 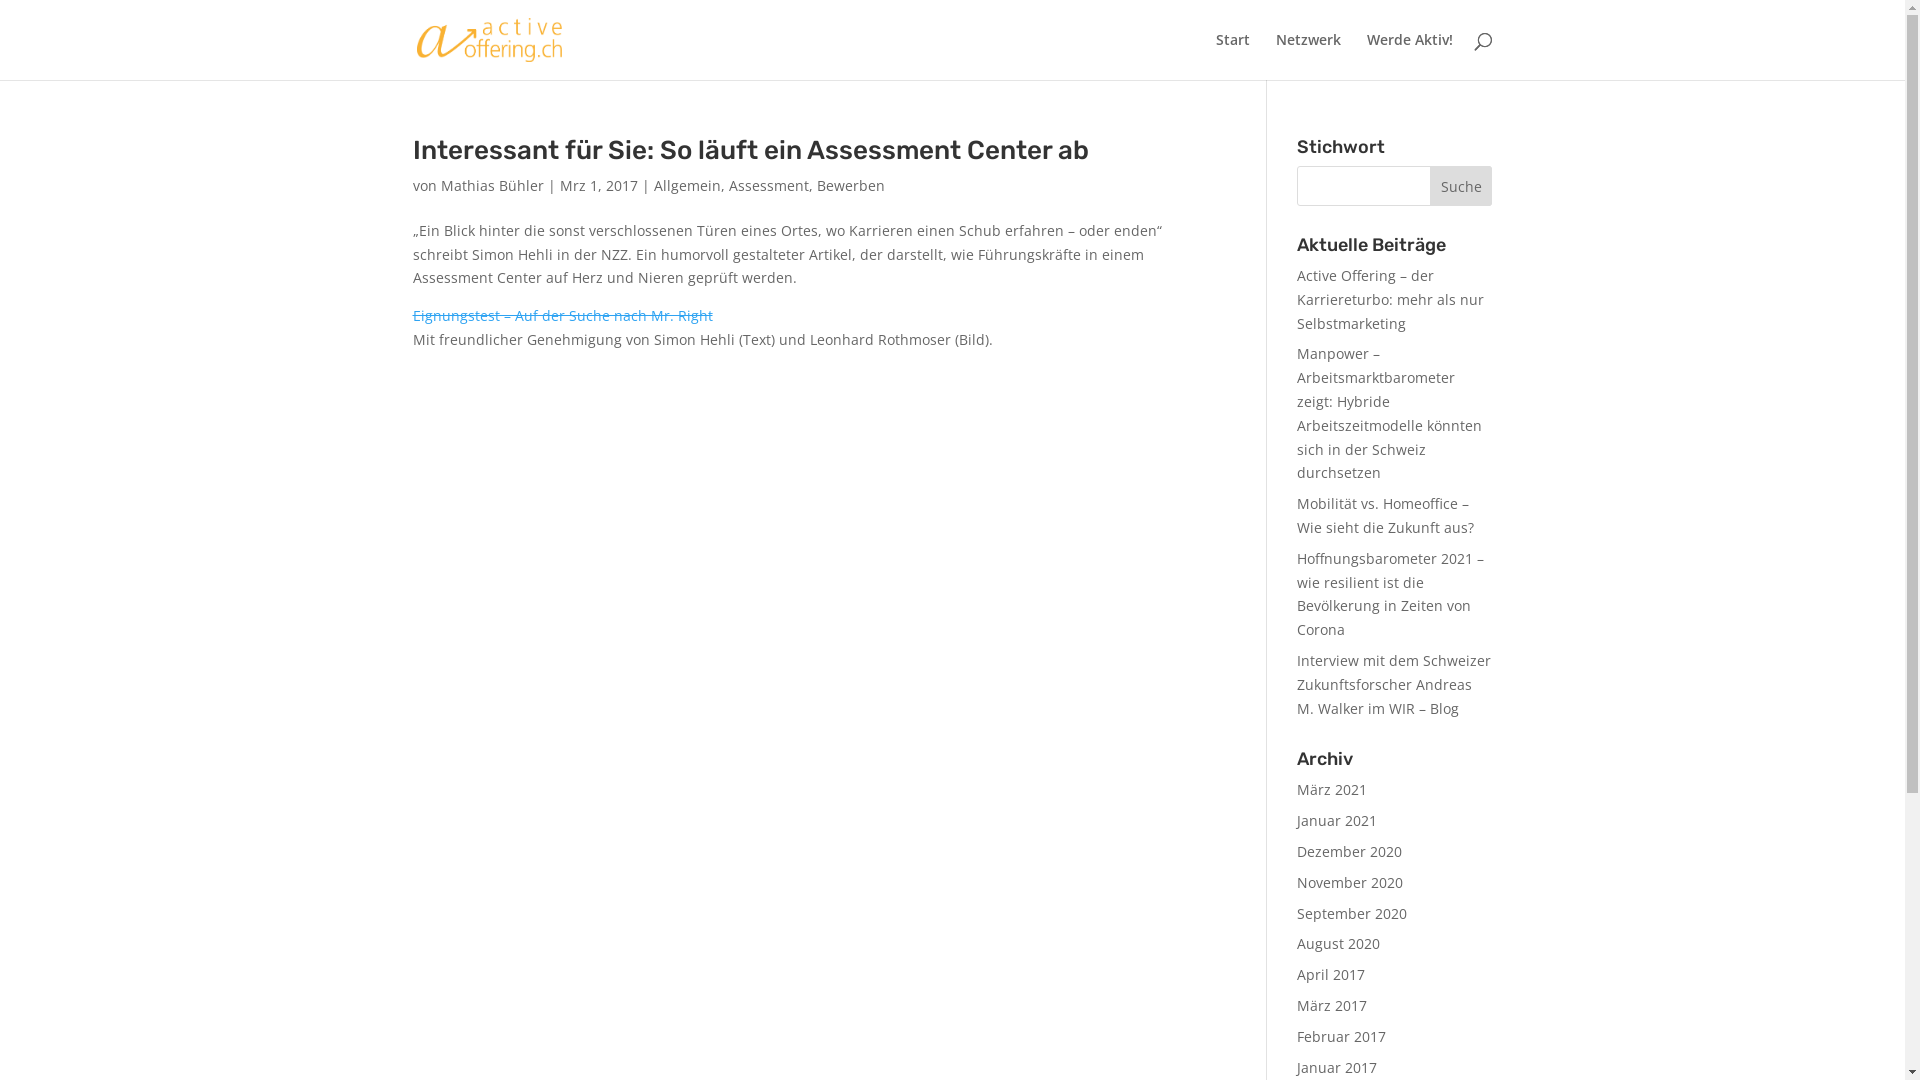 I want to click on 'Januar 2021', so click(x=1337, y=820).